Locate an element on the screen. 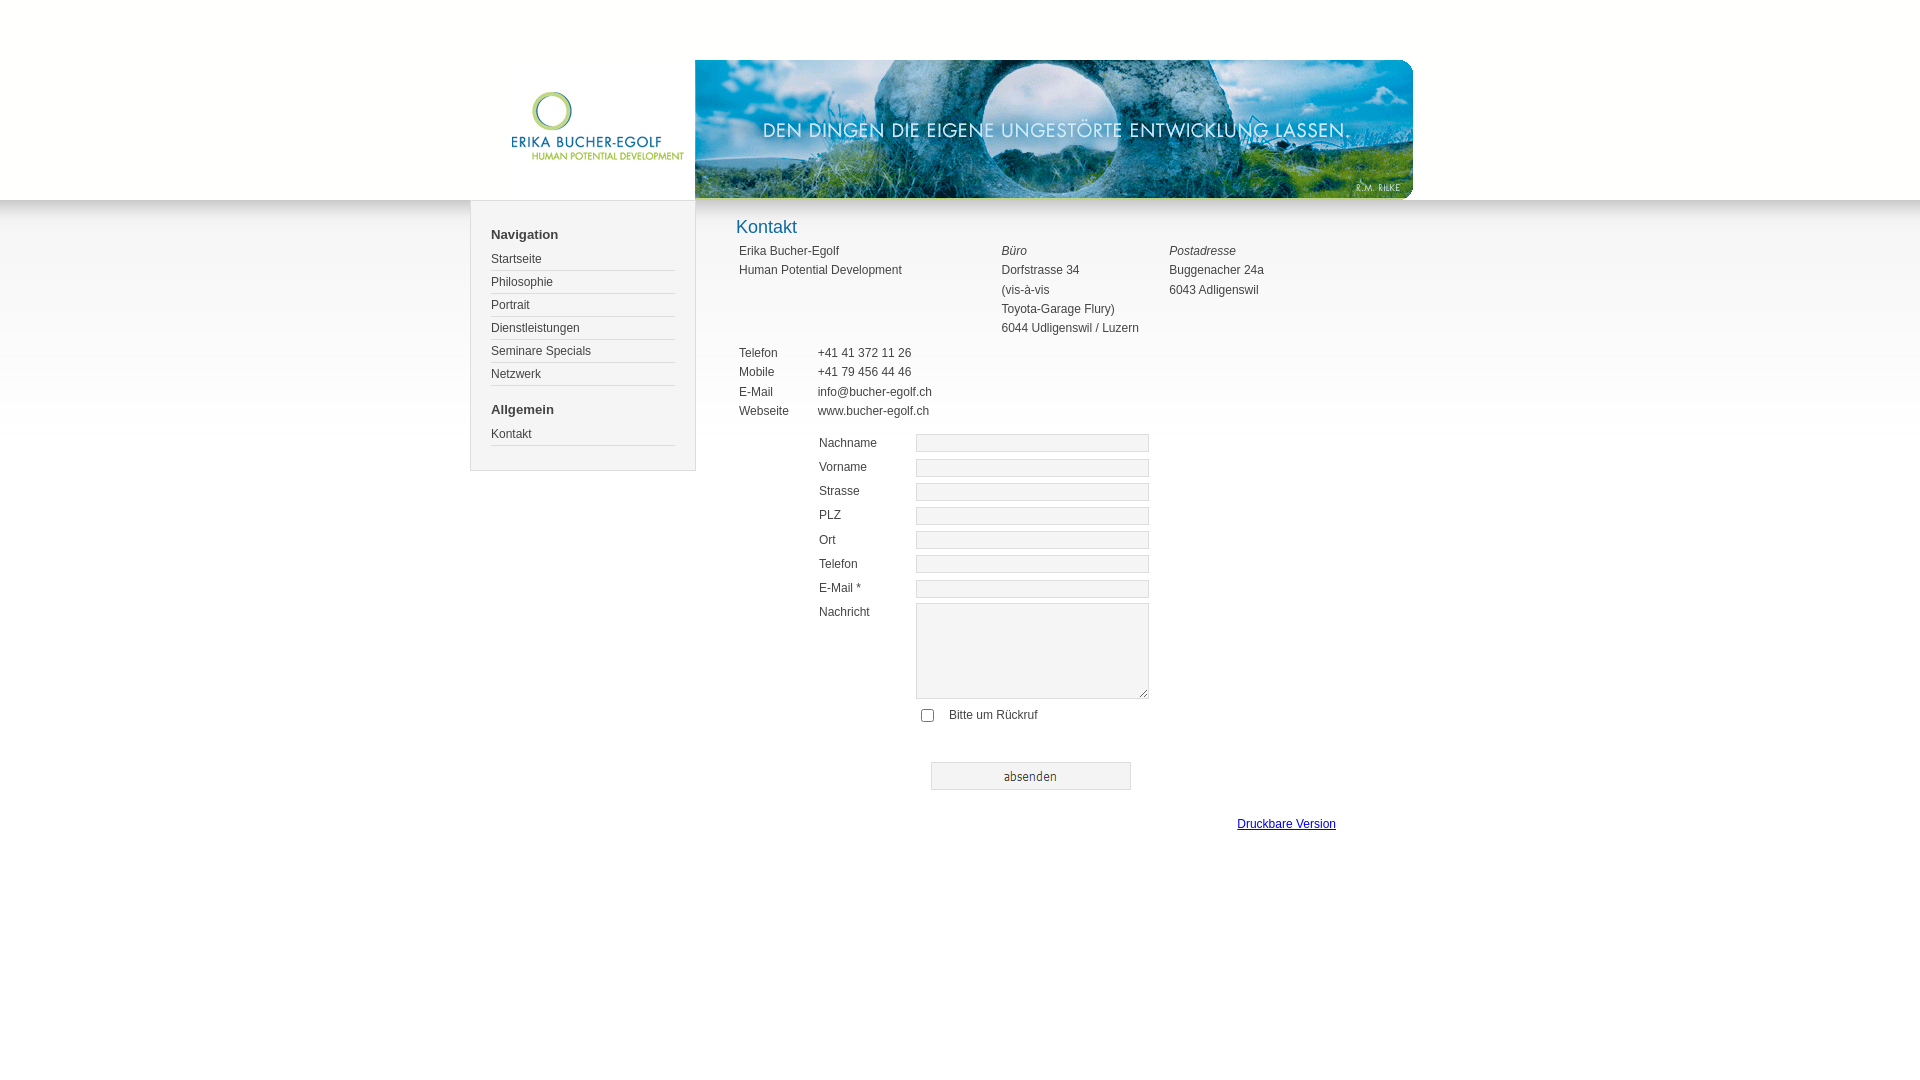  'Dienstleistungen' is located at coordinates (581, 327).